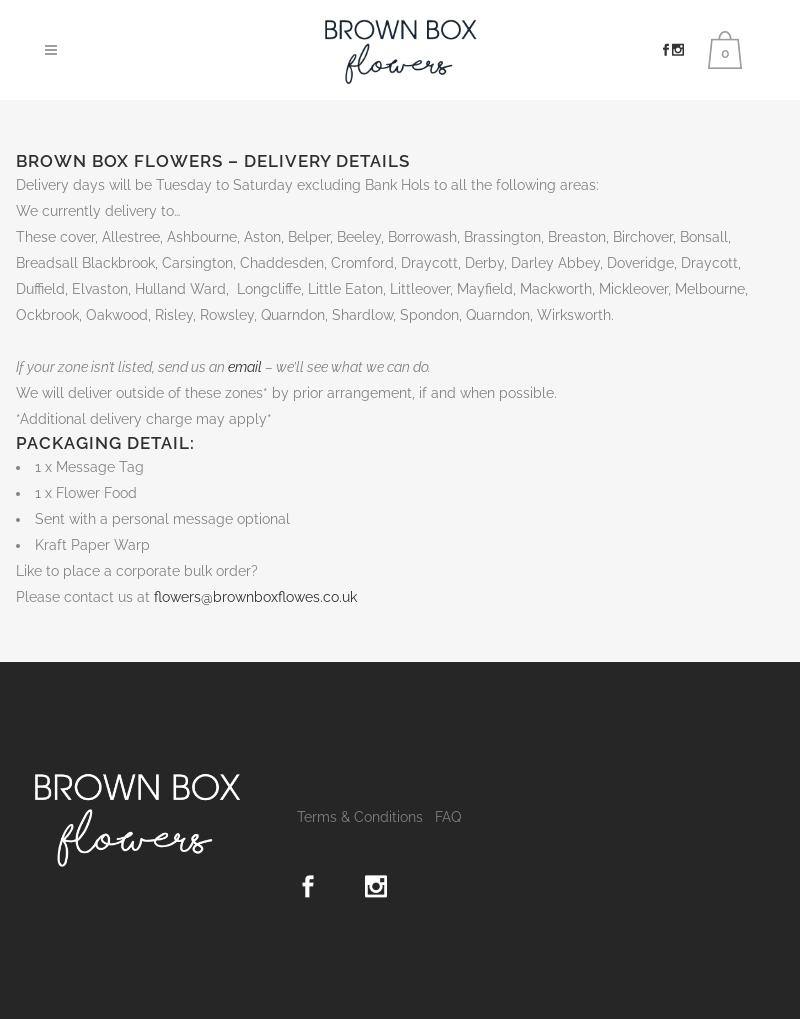  Describe the element at coordinates (121, 367) in the screenshot. I see `'If your zone isn’t listed, send us an'` at that location.